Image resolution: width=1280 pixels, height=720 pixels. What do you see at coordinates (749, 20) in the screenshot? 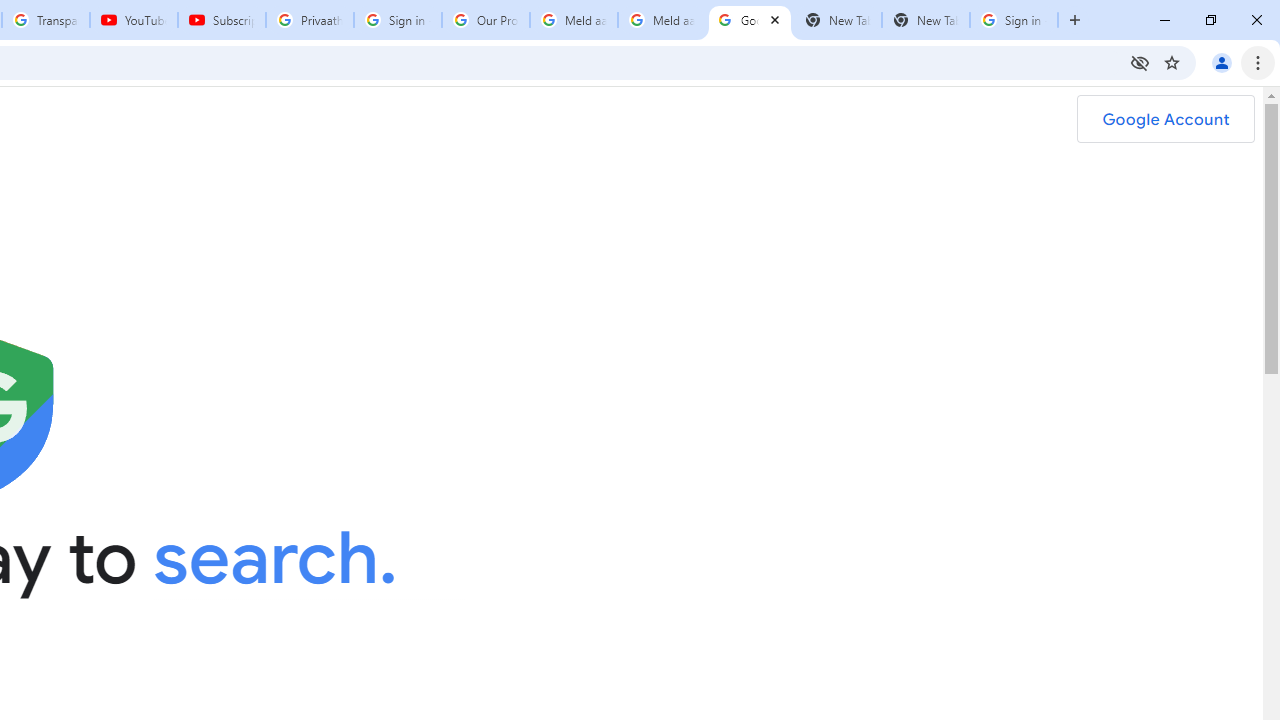
I see `'Google Safety Center - Stay Safer Online'` at bounding box center [749, 20].